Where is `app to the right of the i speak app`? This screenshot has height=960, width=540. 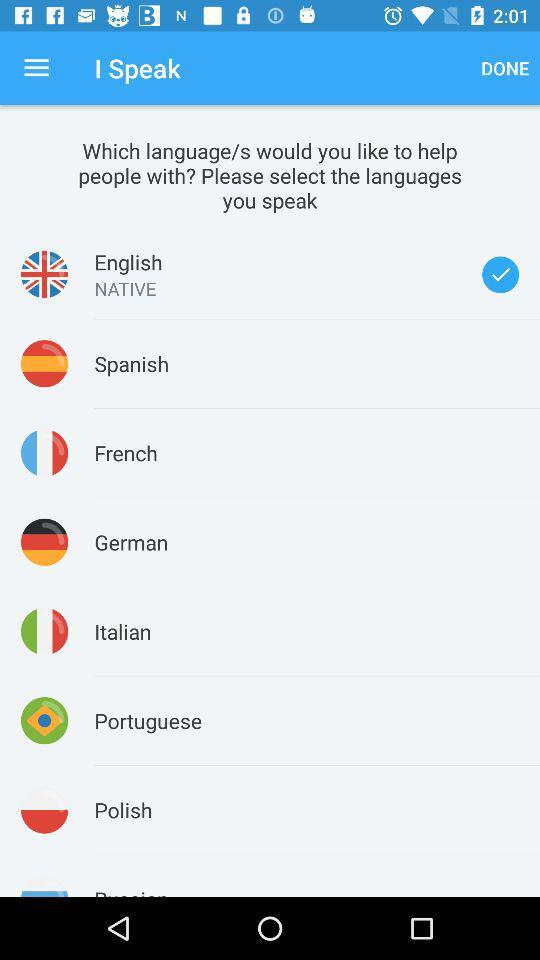 app to the right of the i speak app is located at coordinates (504, 68).